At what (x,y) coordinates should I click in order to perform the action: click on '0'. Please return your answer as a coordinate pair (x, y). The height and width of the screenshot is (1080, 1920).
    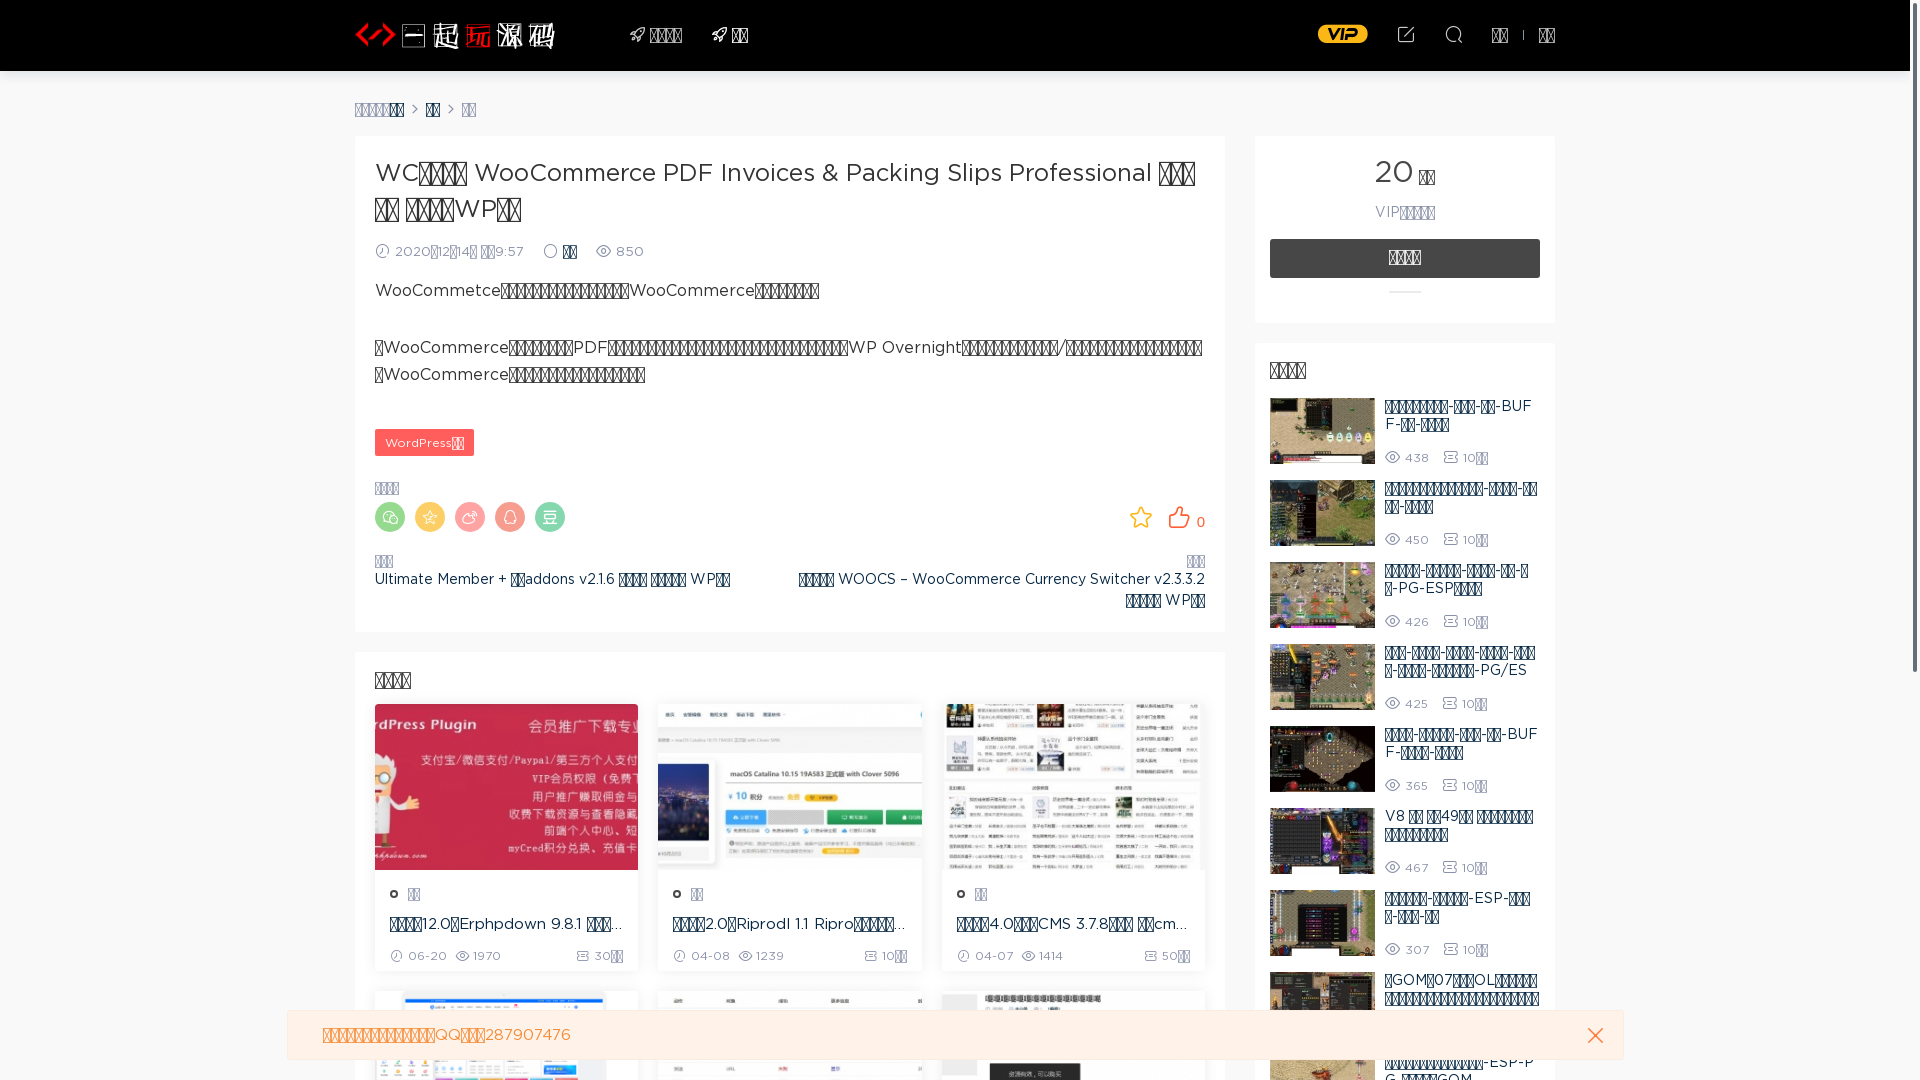
    Looking at the image, I should click on (1185, 515).